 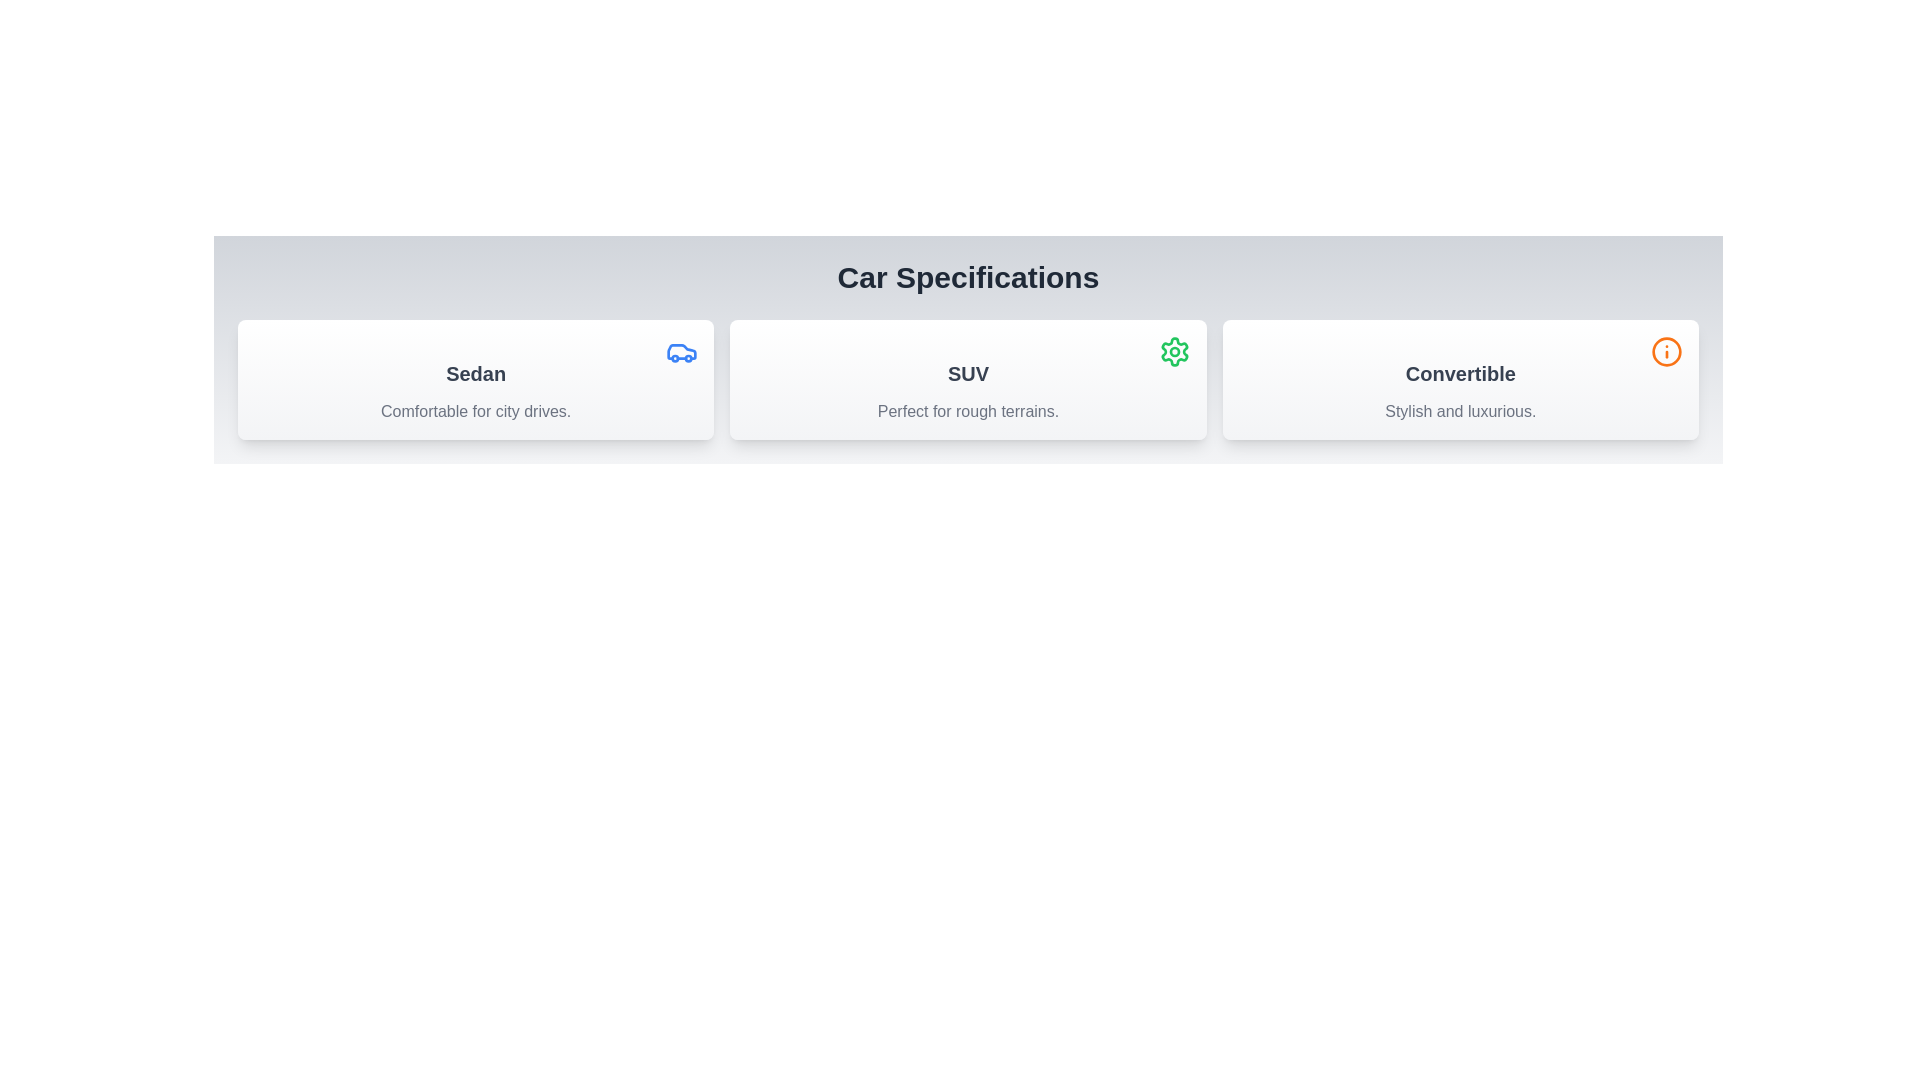 I want to click on text label 'Sedan' which is styled with a larger font size, bold typeface, and a gray color, located in the center of the first card in a grid layout, so click(x=475, y=374).